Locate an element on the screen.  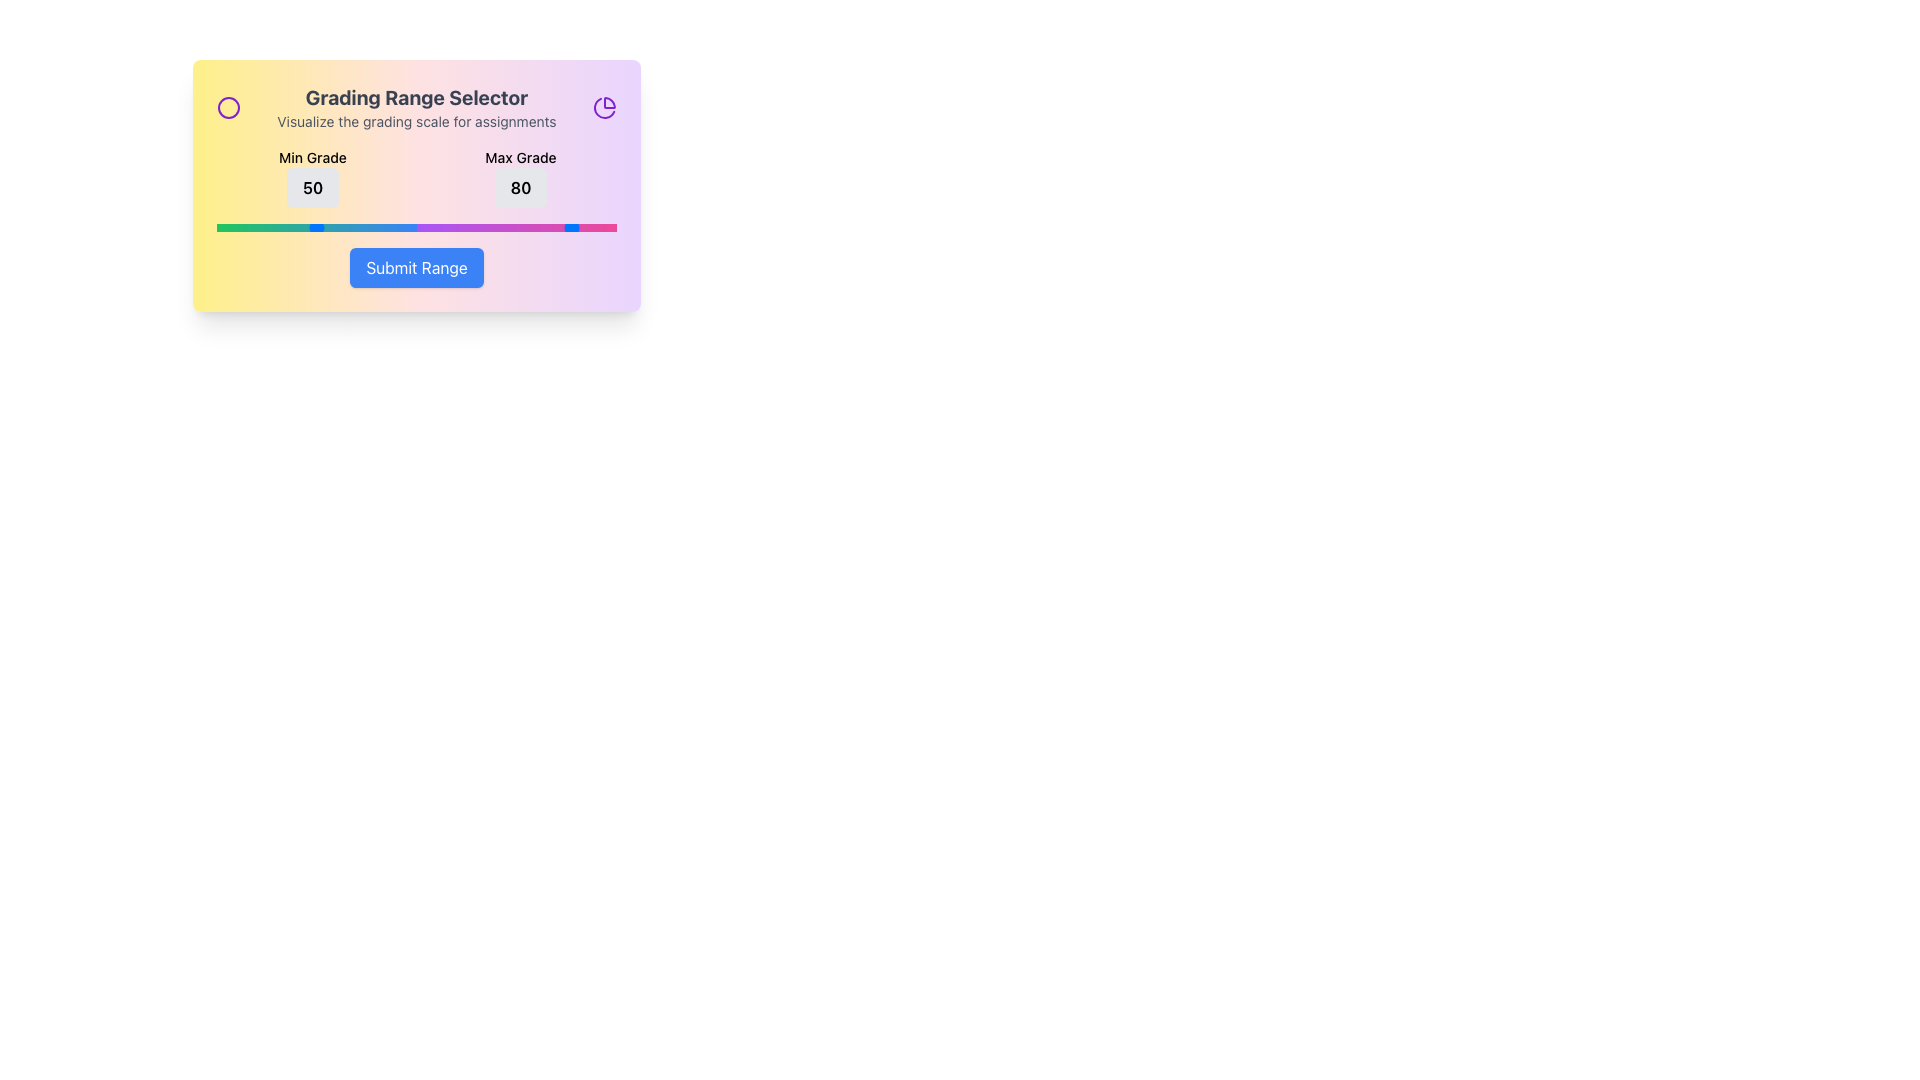
the slider value is located at coordinates (472, 226).